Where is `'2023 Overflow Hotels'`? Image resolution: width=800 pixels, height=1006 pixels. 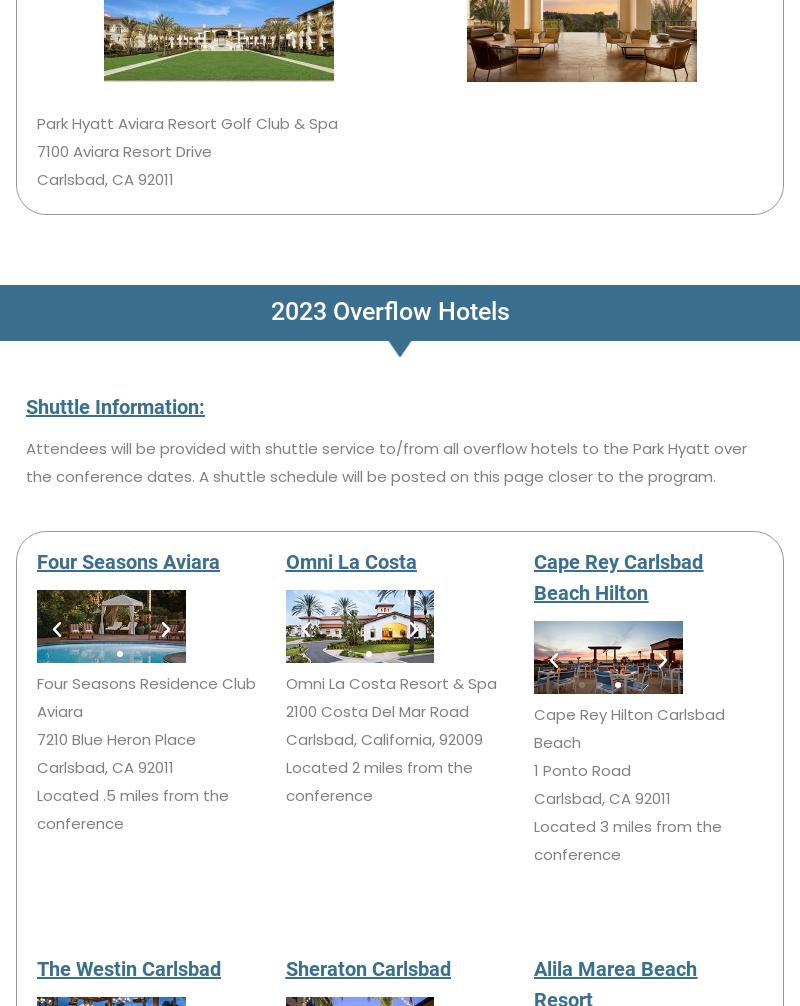 '2023 Overflow Hotels' is located at coordinates (388, 309).